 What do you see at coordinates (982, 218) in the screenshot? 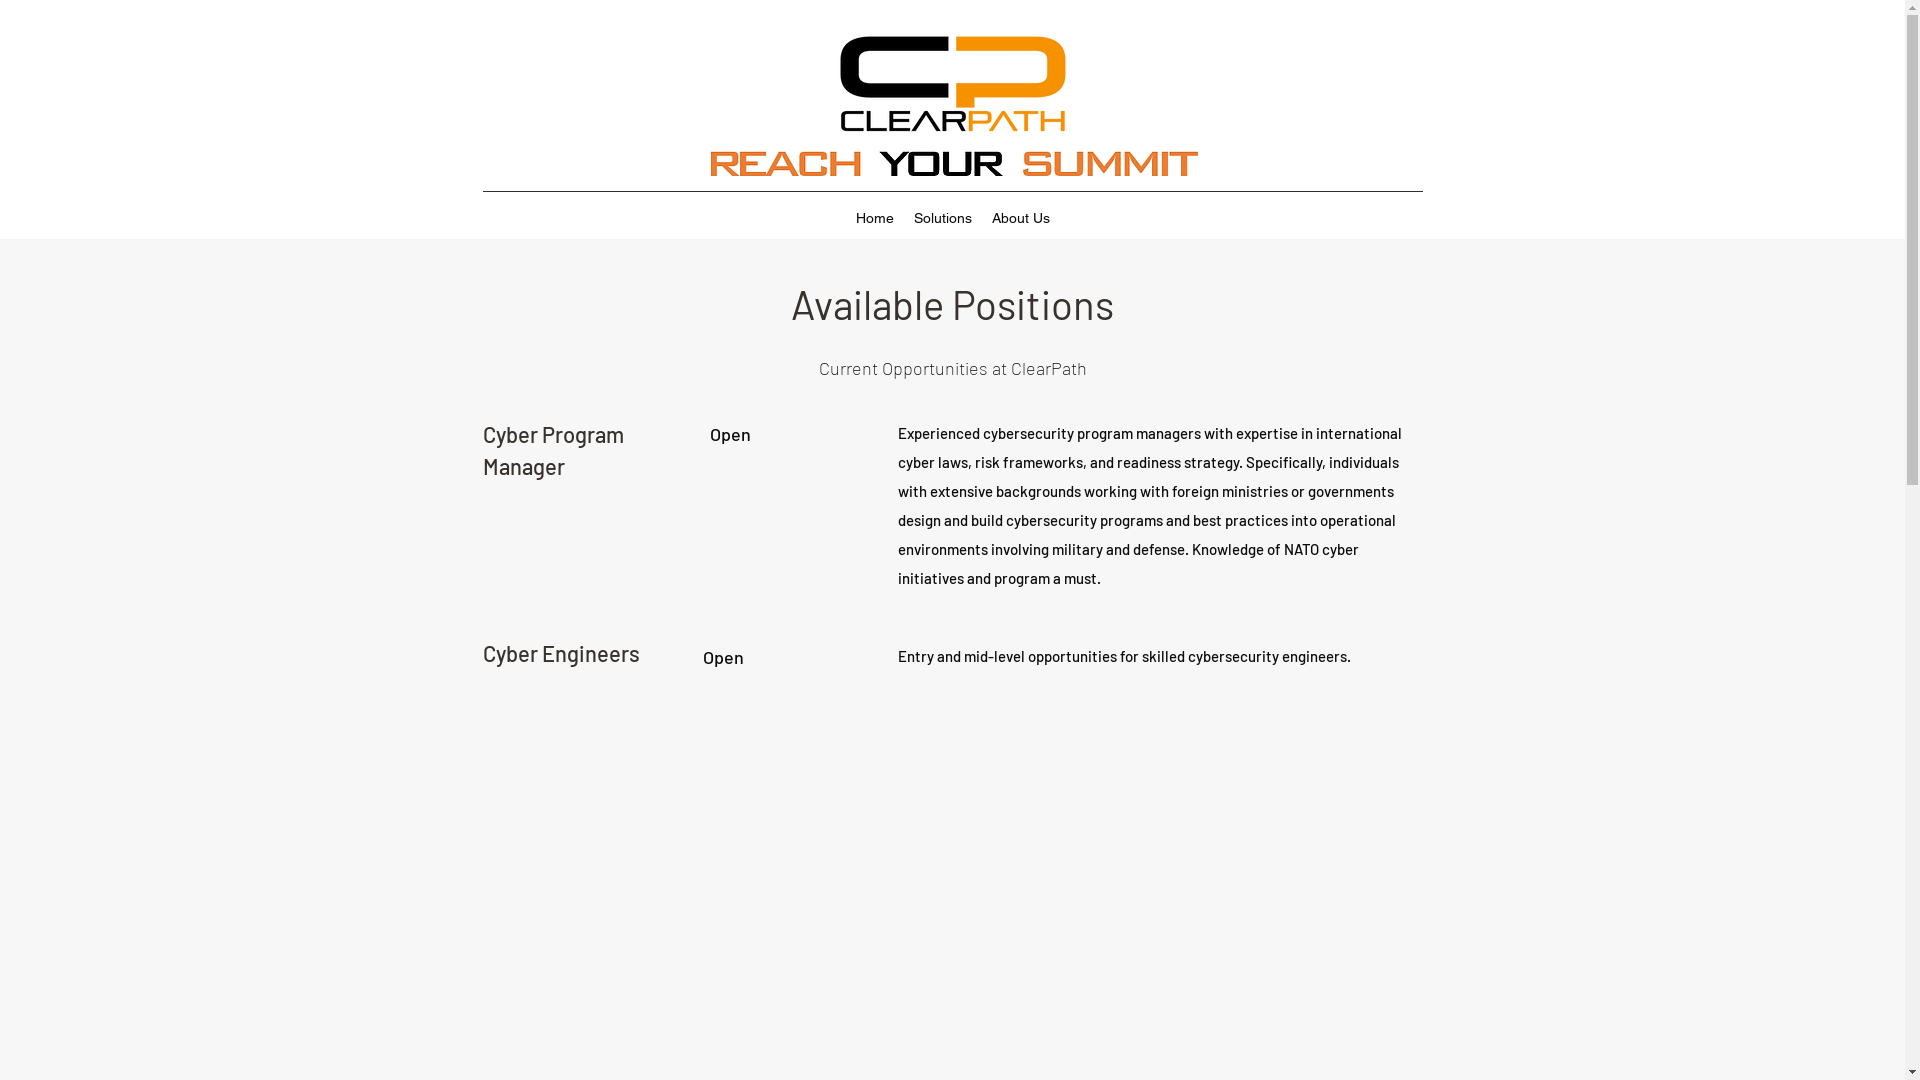
I see `'About Us'` at bounding box center [982, 218].